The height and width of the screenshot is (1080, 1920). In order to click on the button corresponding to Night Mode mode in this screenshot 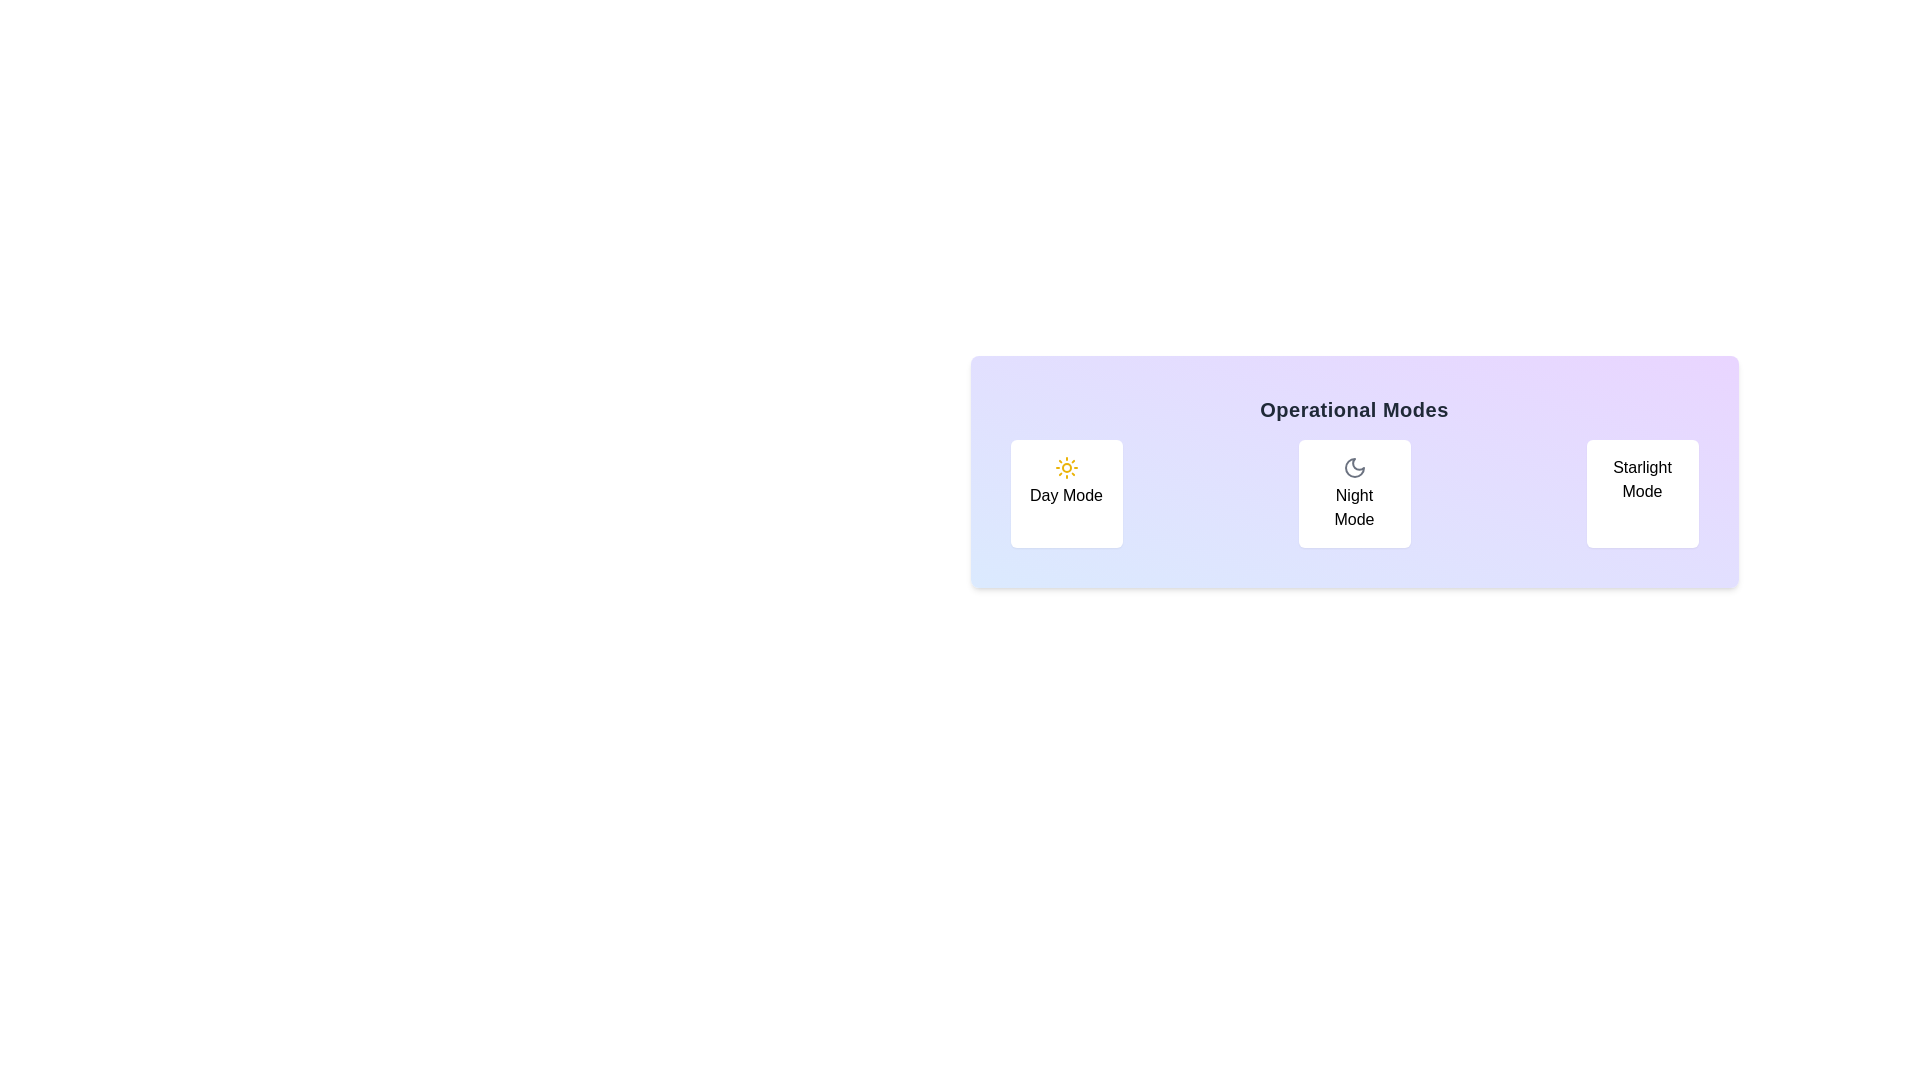, I will do `click(1354, 493)`.